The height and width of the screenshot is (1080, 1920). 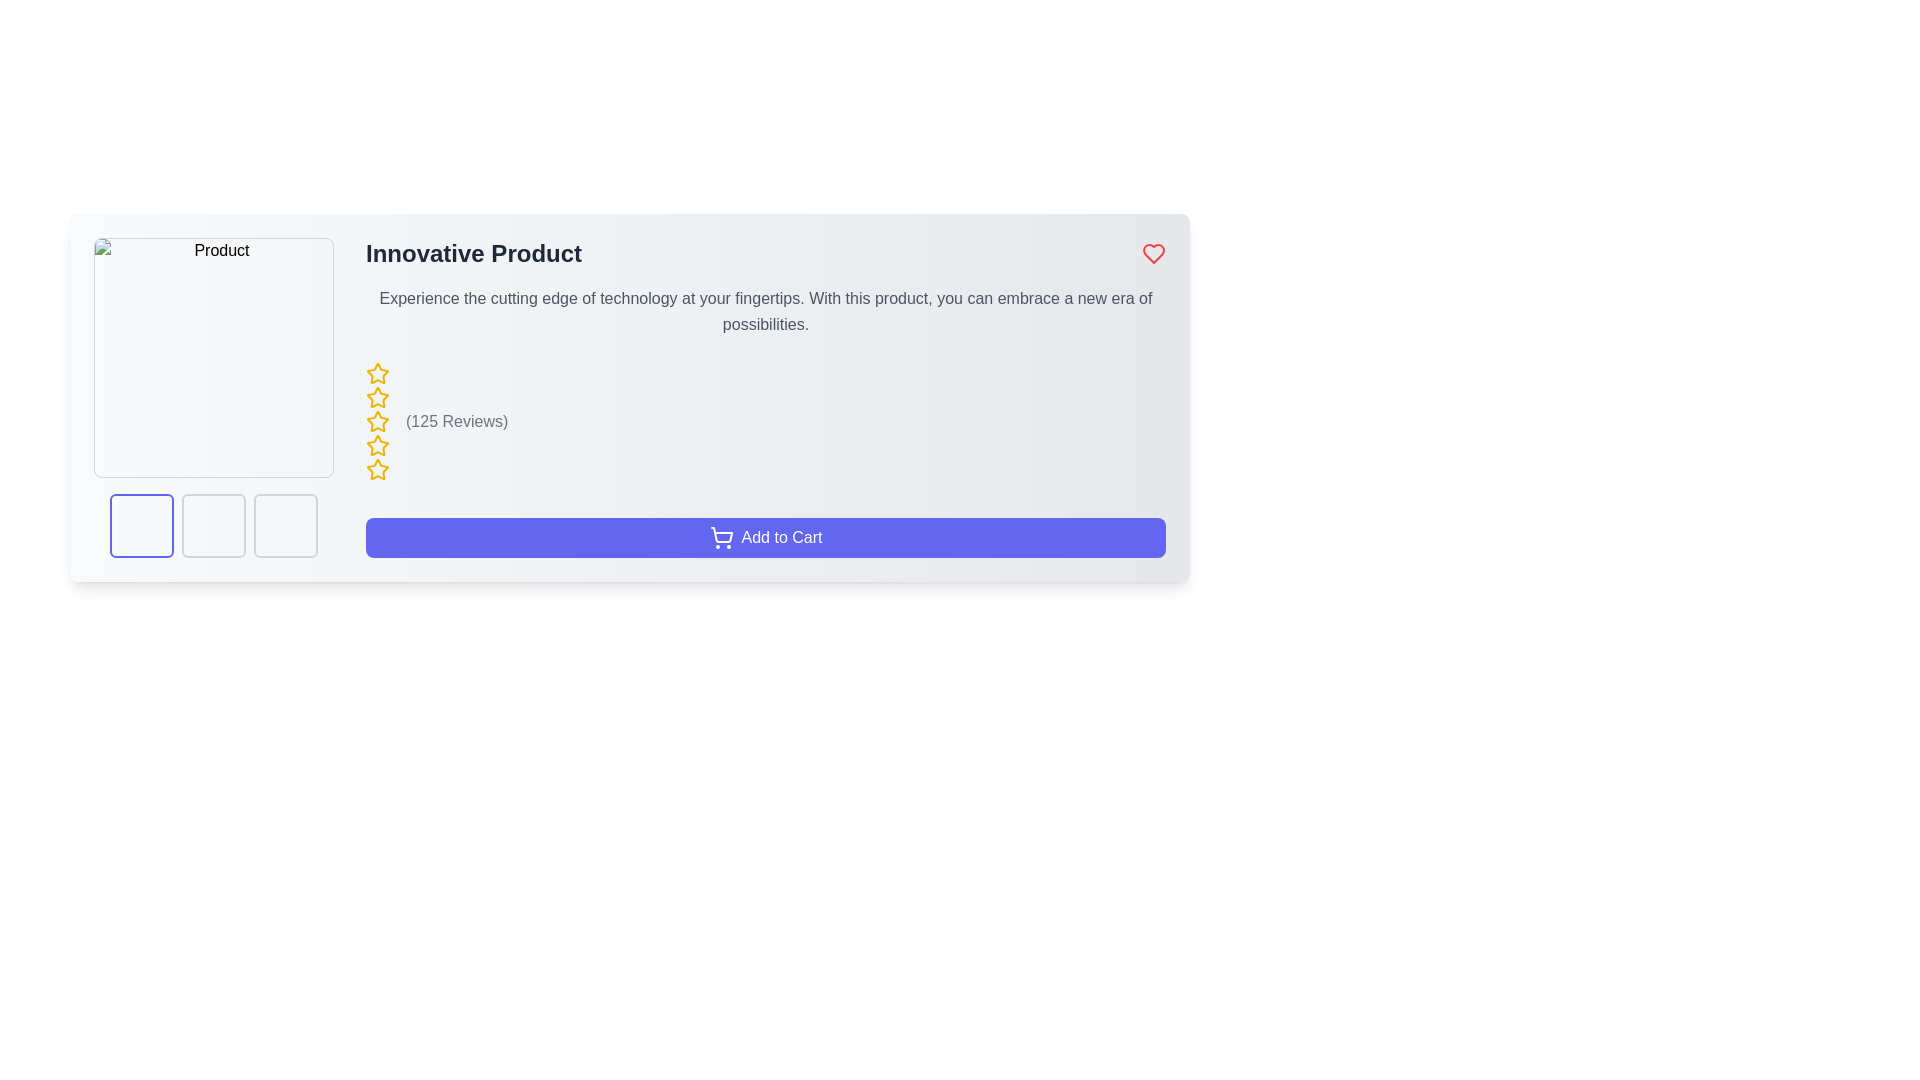 I want to click on the fifth star-shaped rating icon, which is outlined in yellow and located beneath the '(125 Reviews)' label, so click(x=378, y=470).